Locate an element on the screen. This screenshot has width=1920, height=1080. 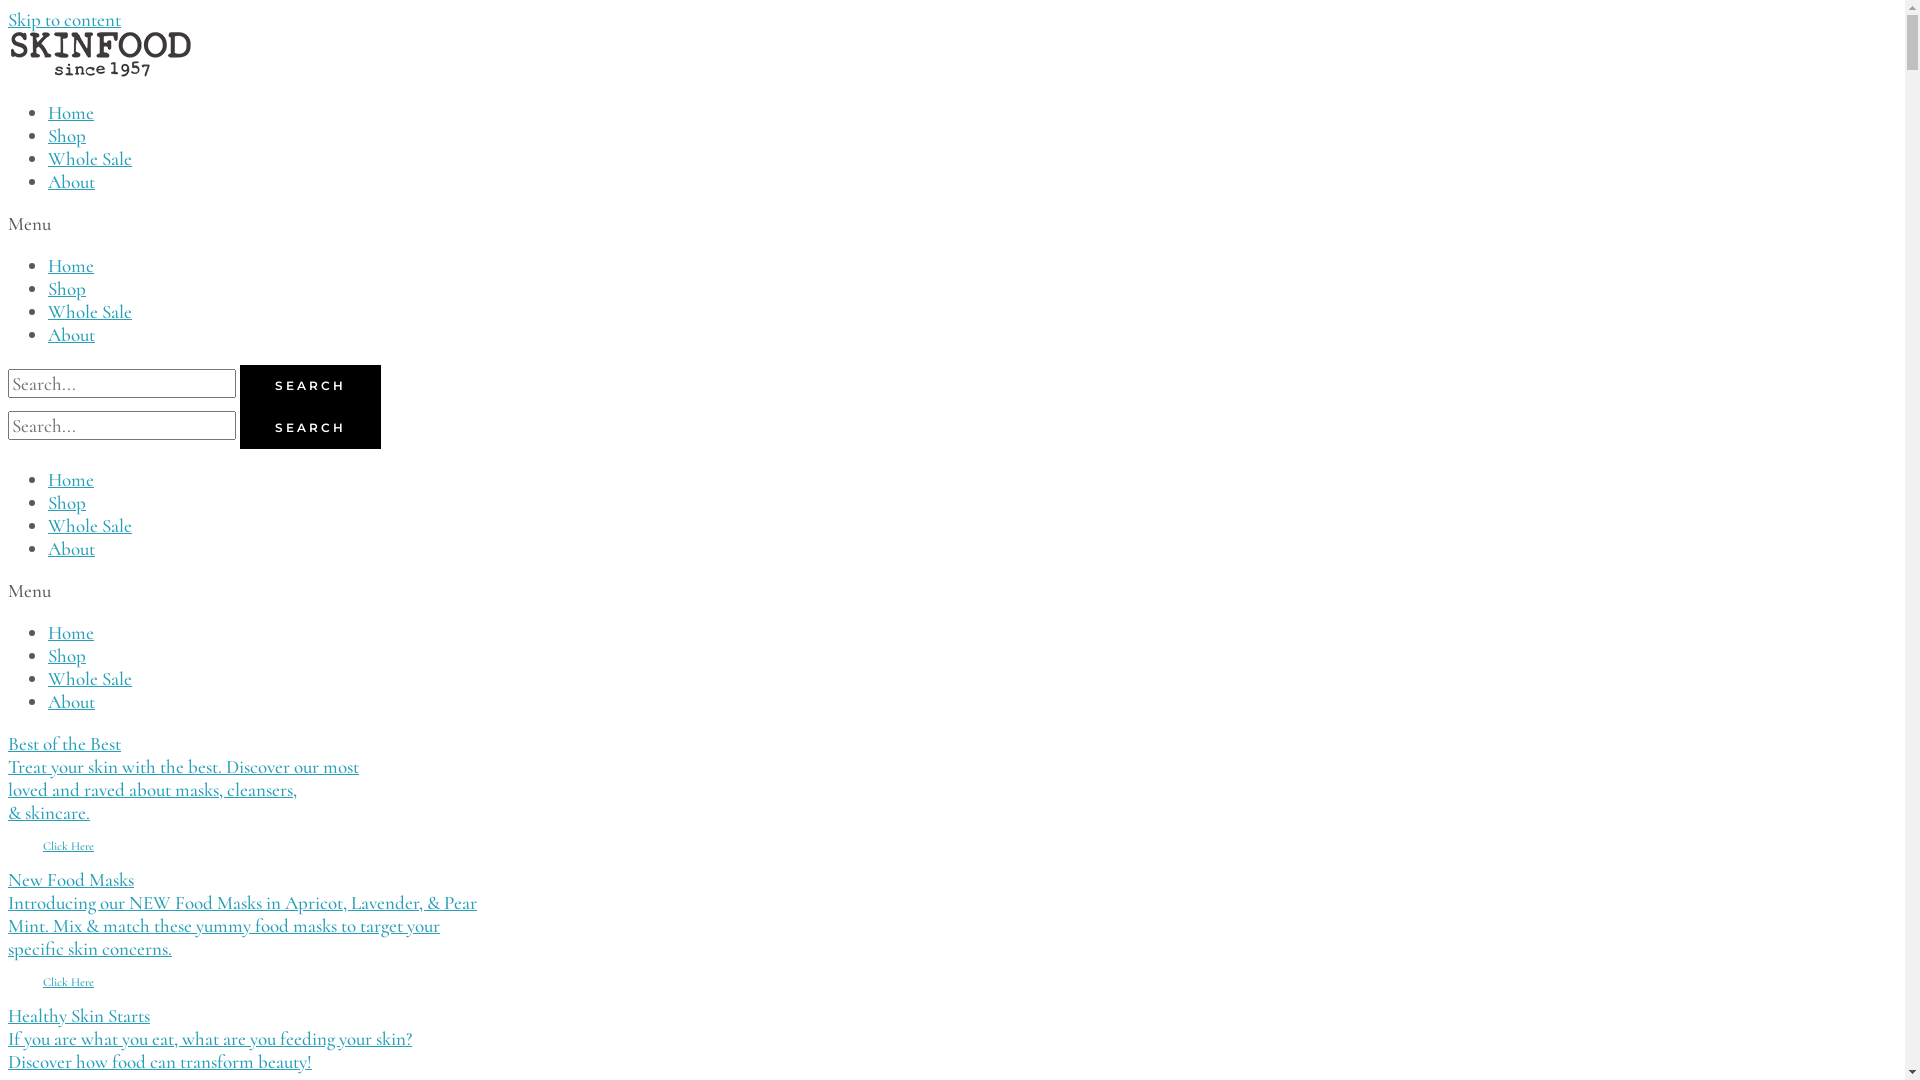
'About' is located at coordinates (71, 700).